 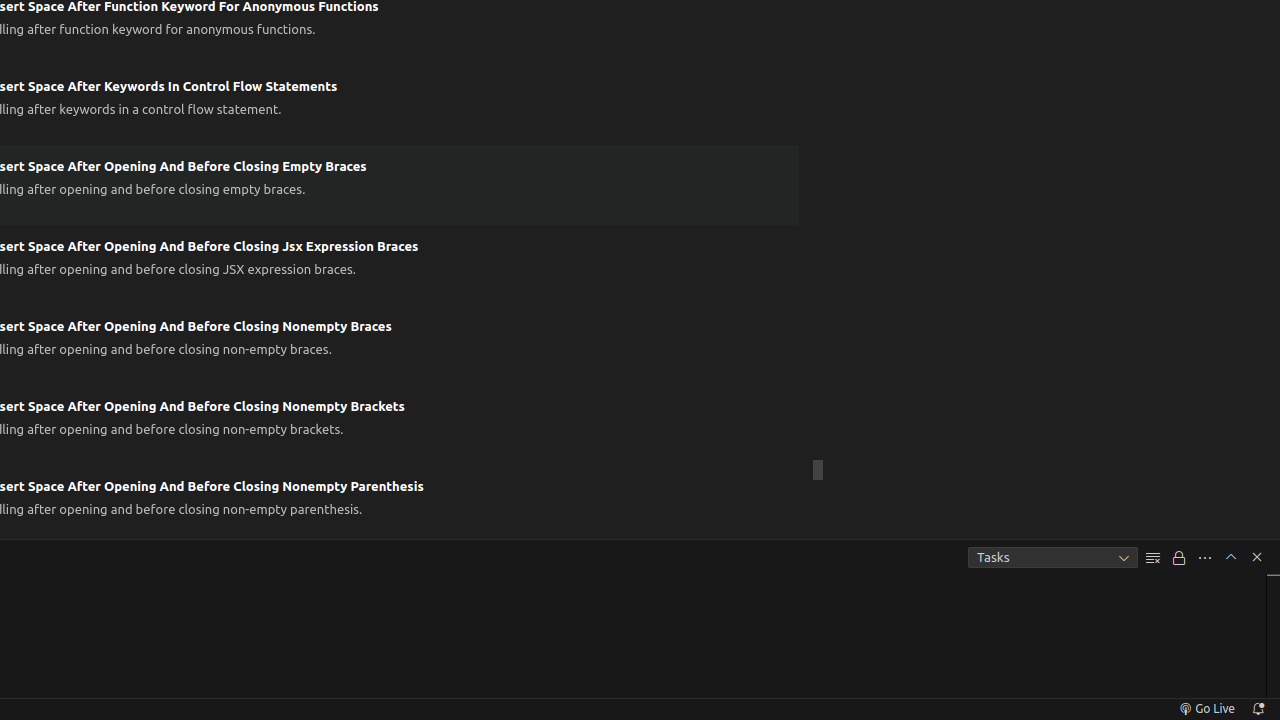 I want to click on 'Maximize Panel Size', so click(x=1229, y=556).